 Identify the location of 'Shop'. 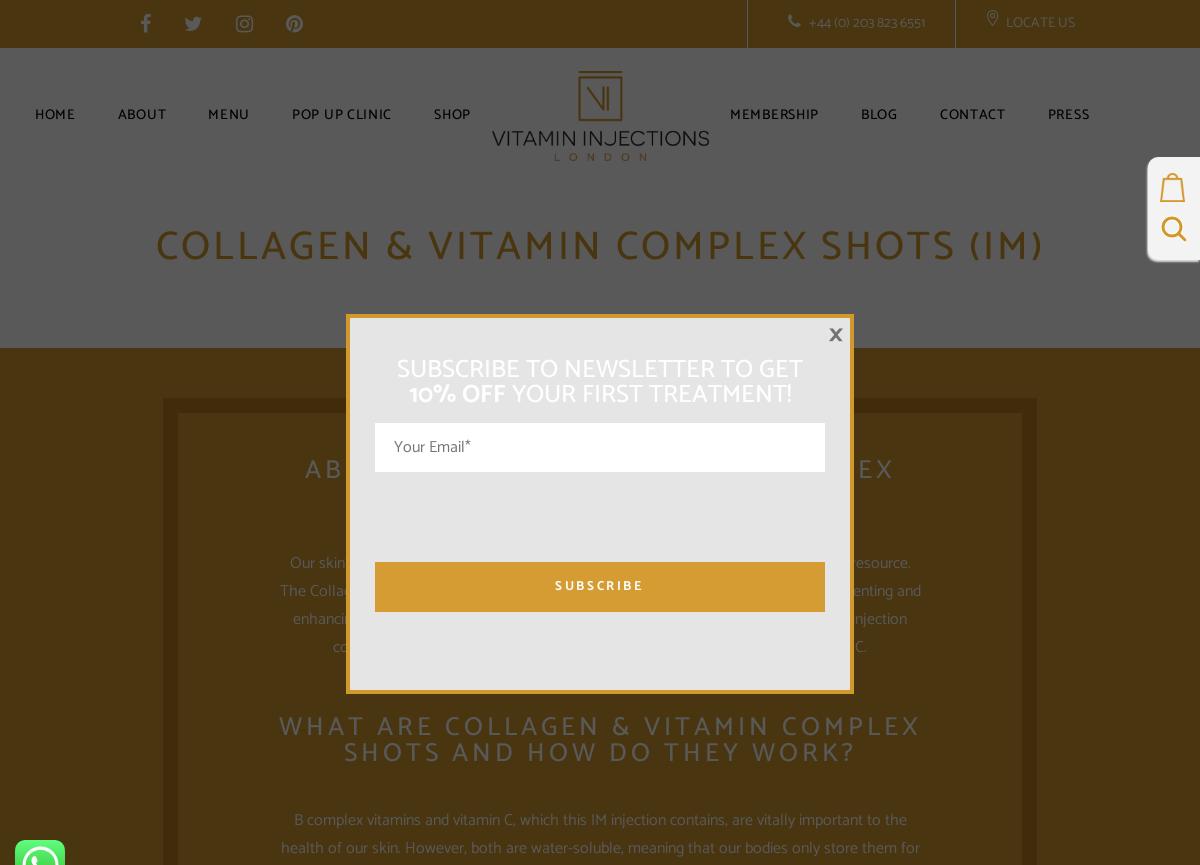
(451, 115).